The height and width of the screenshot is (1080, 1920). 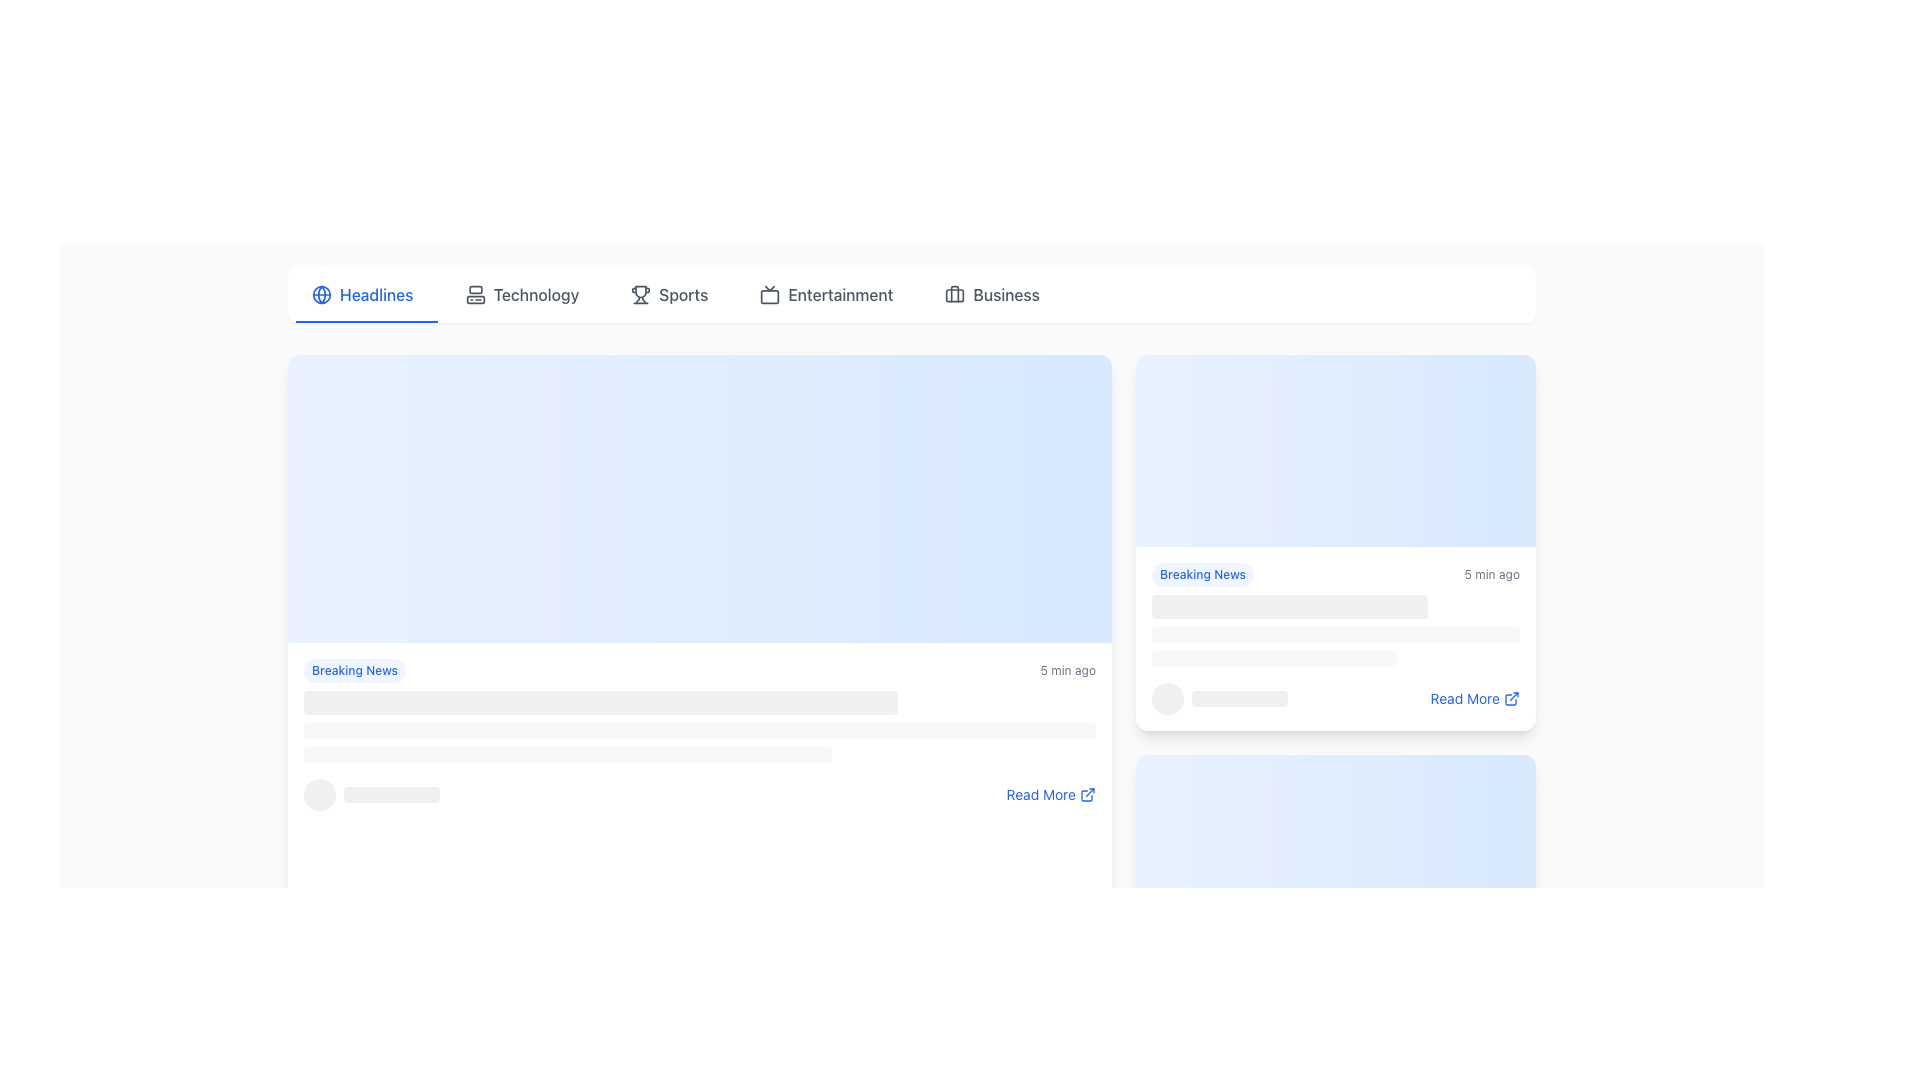 What do you see at coordinates (321, 294) in the screenshot?
I see `the central circular shape of the globe icon in the navigation bar, located next to the 'Headlines' text` at bounding box center [321, 294].